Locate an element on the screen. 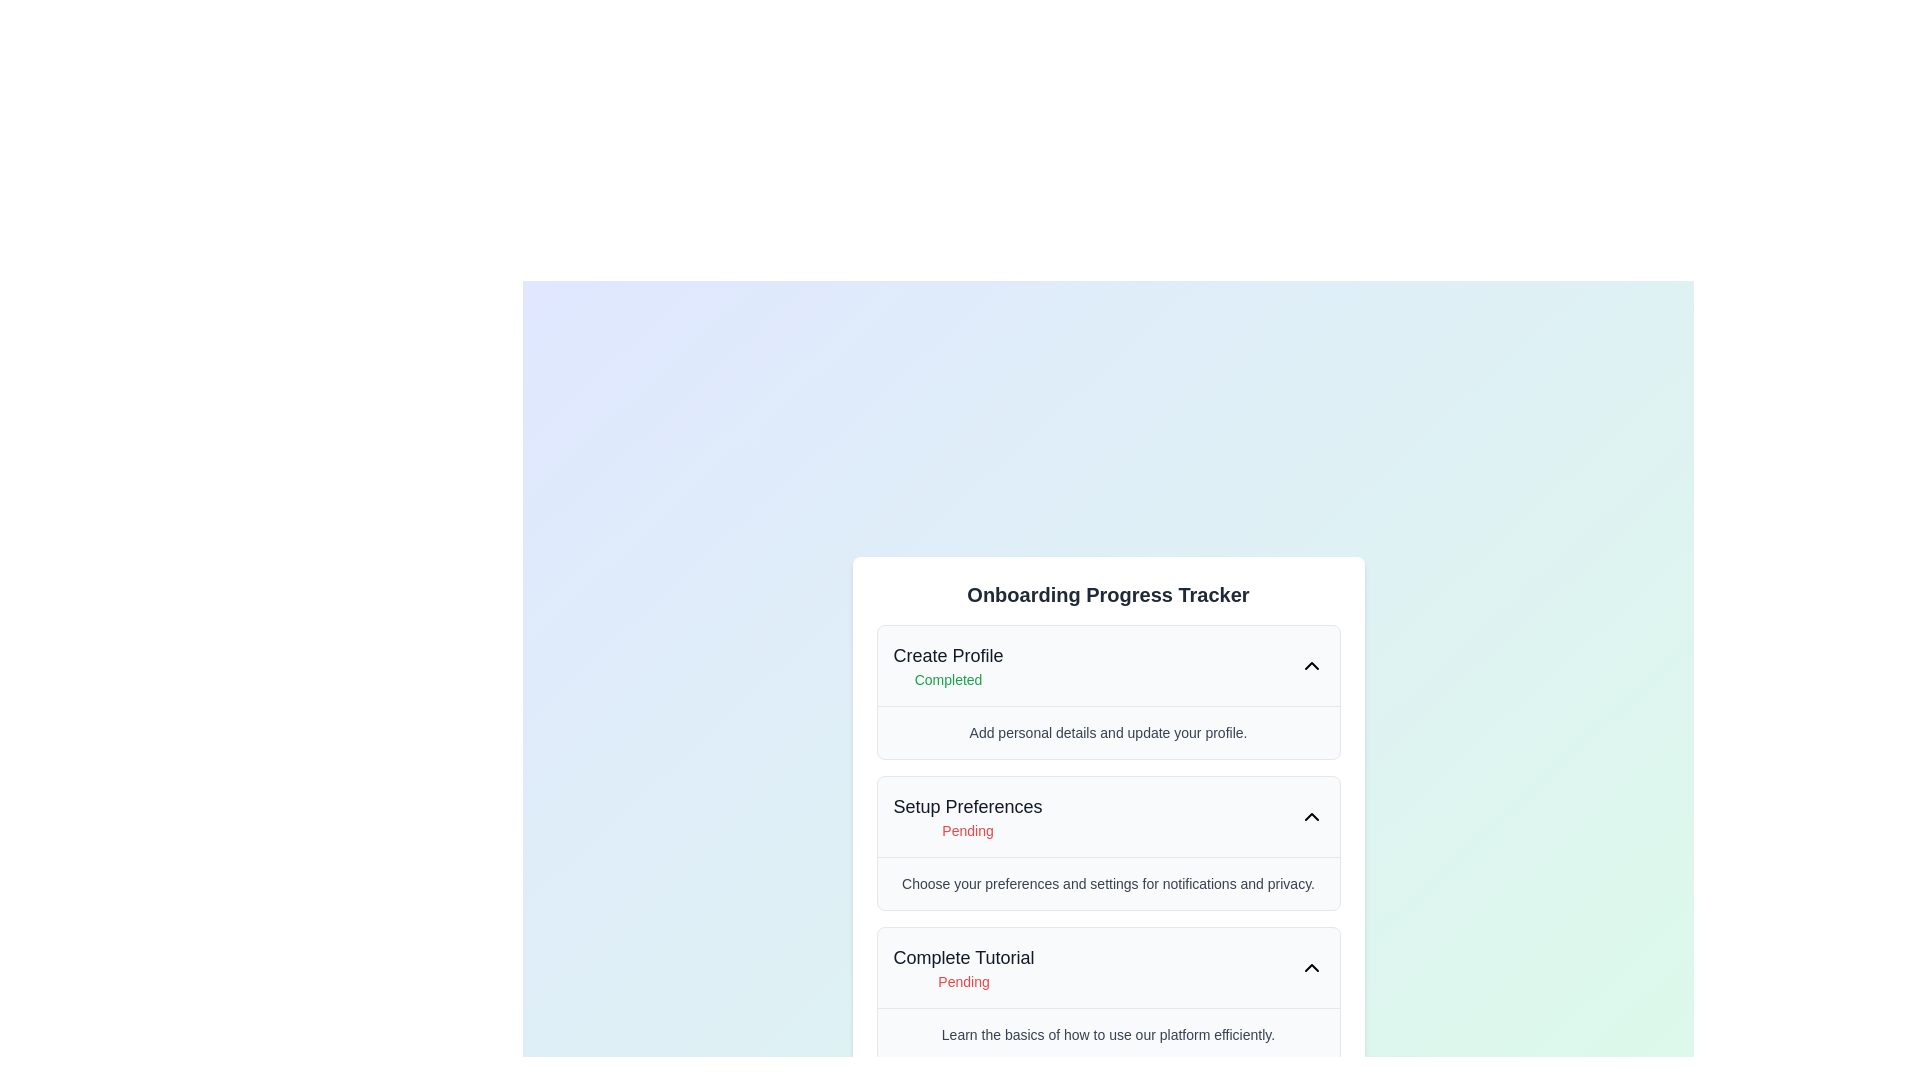 This screenshot has width=1920, height=1080. text of the status indicator label for the 'Setup Preferences' section, which indicates that the setup is pending is located at coordinates (968, 830).